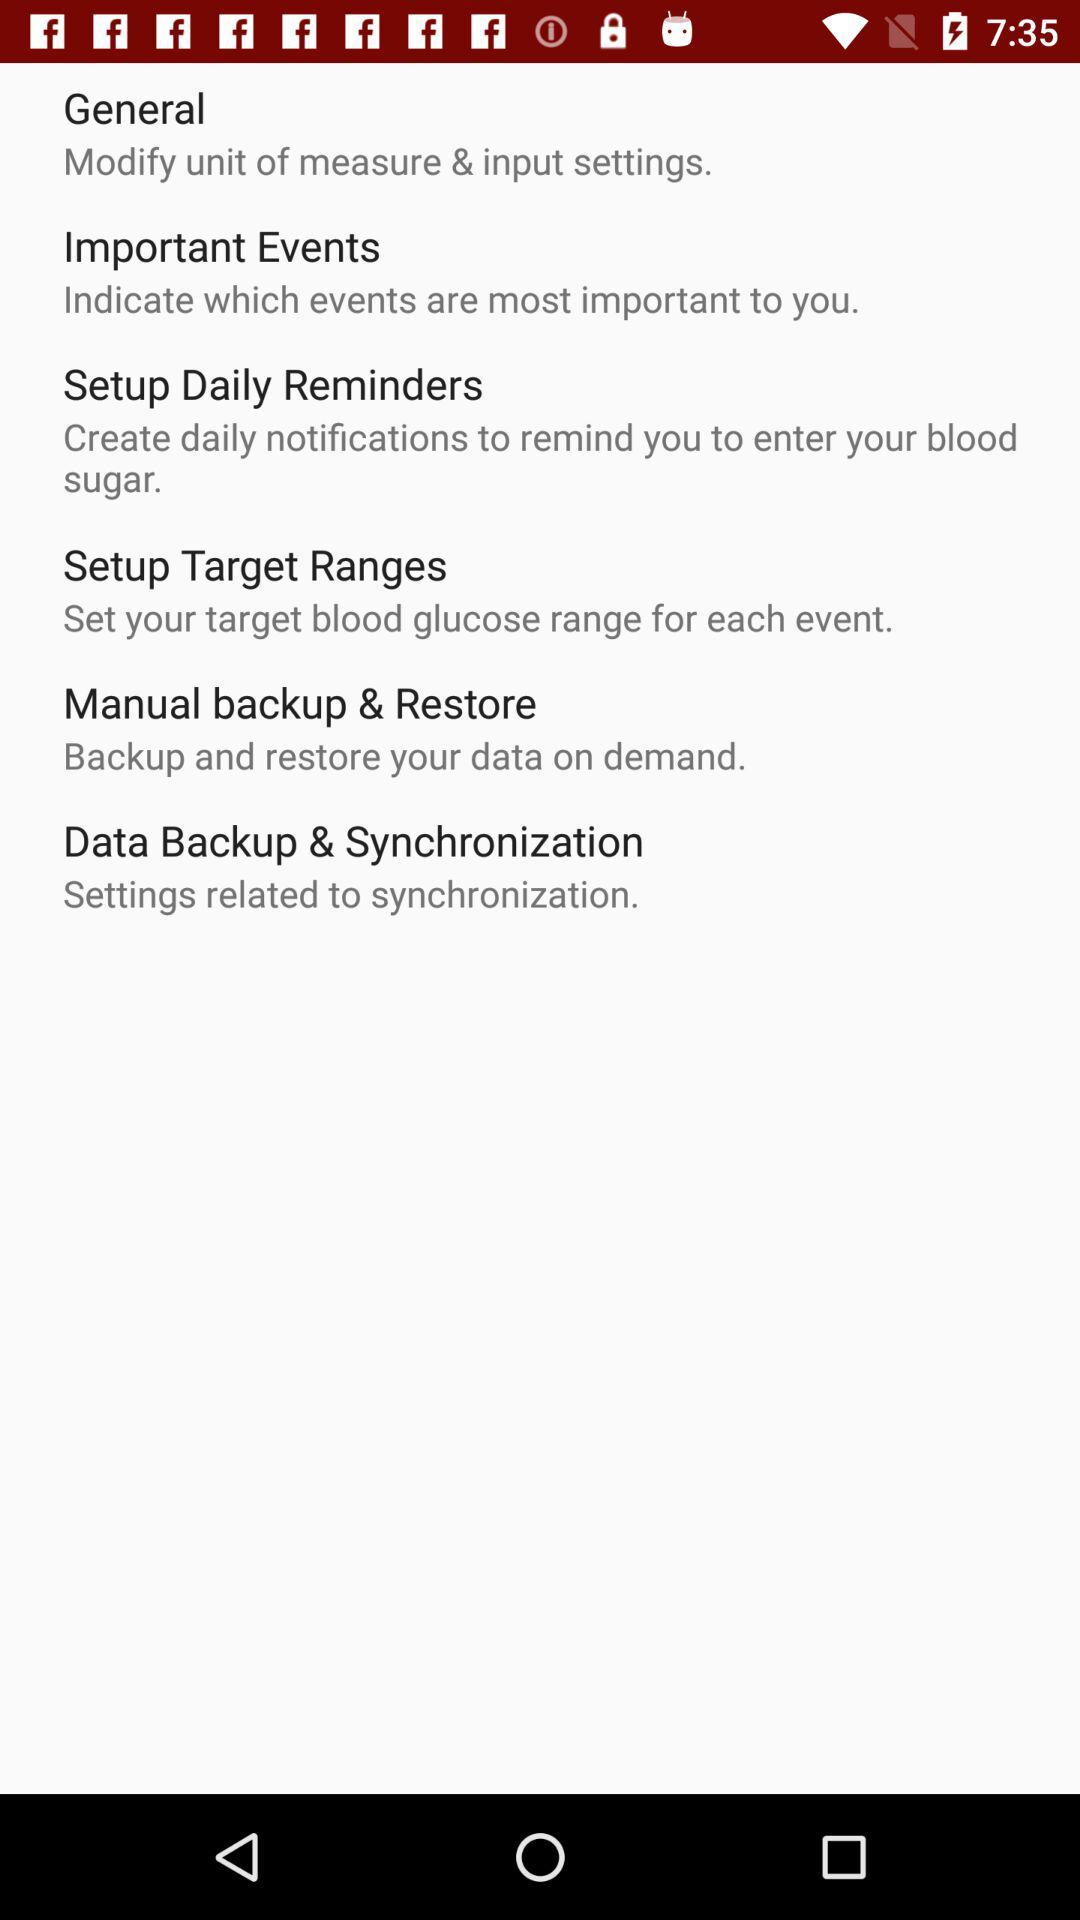  I want to click on the general app, so click(134, 106).